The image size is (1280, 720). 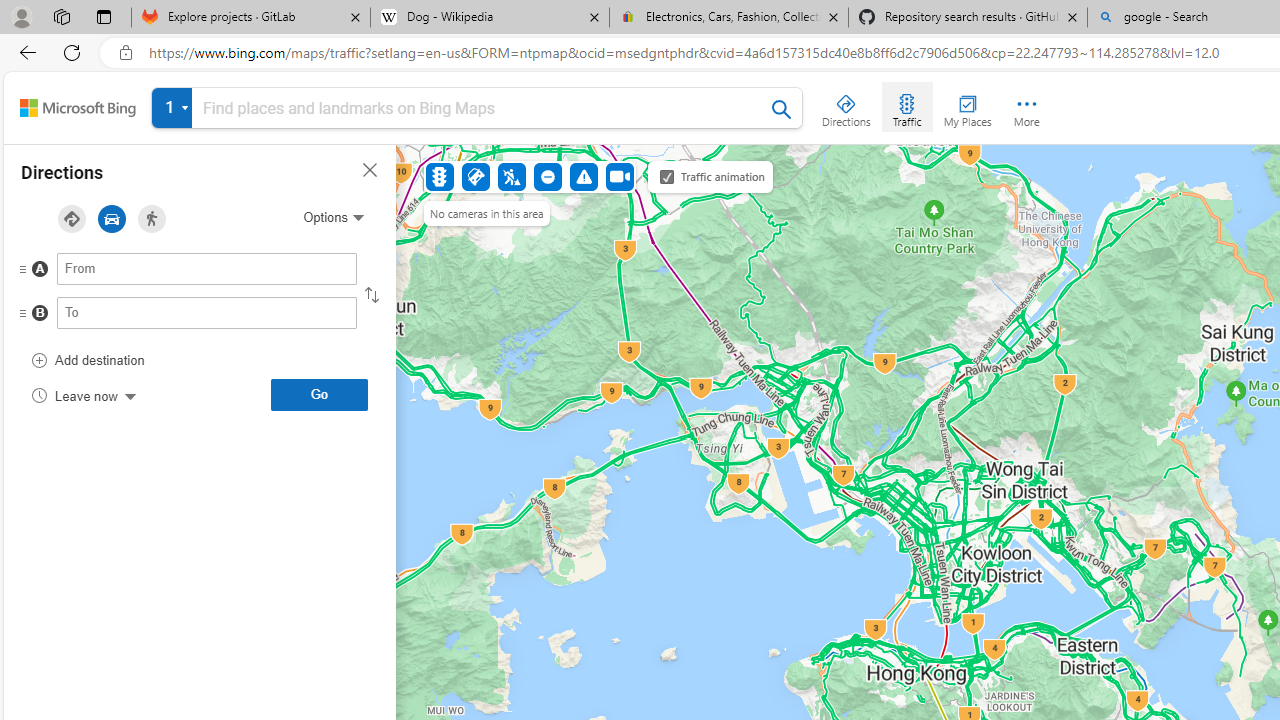 I want to click on 'From', so click(x=207, y=267).